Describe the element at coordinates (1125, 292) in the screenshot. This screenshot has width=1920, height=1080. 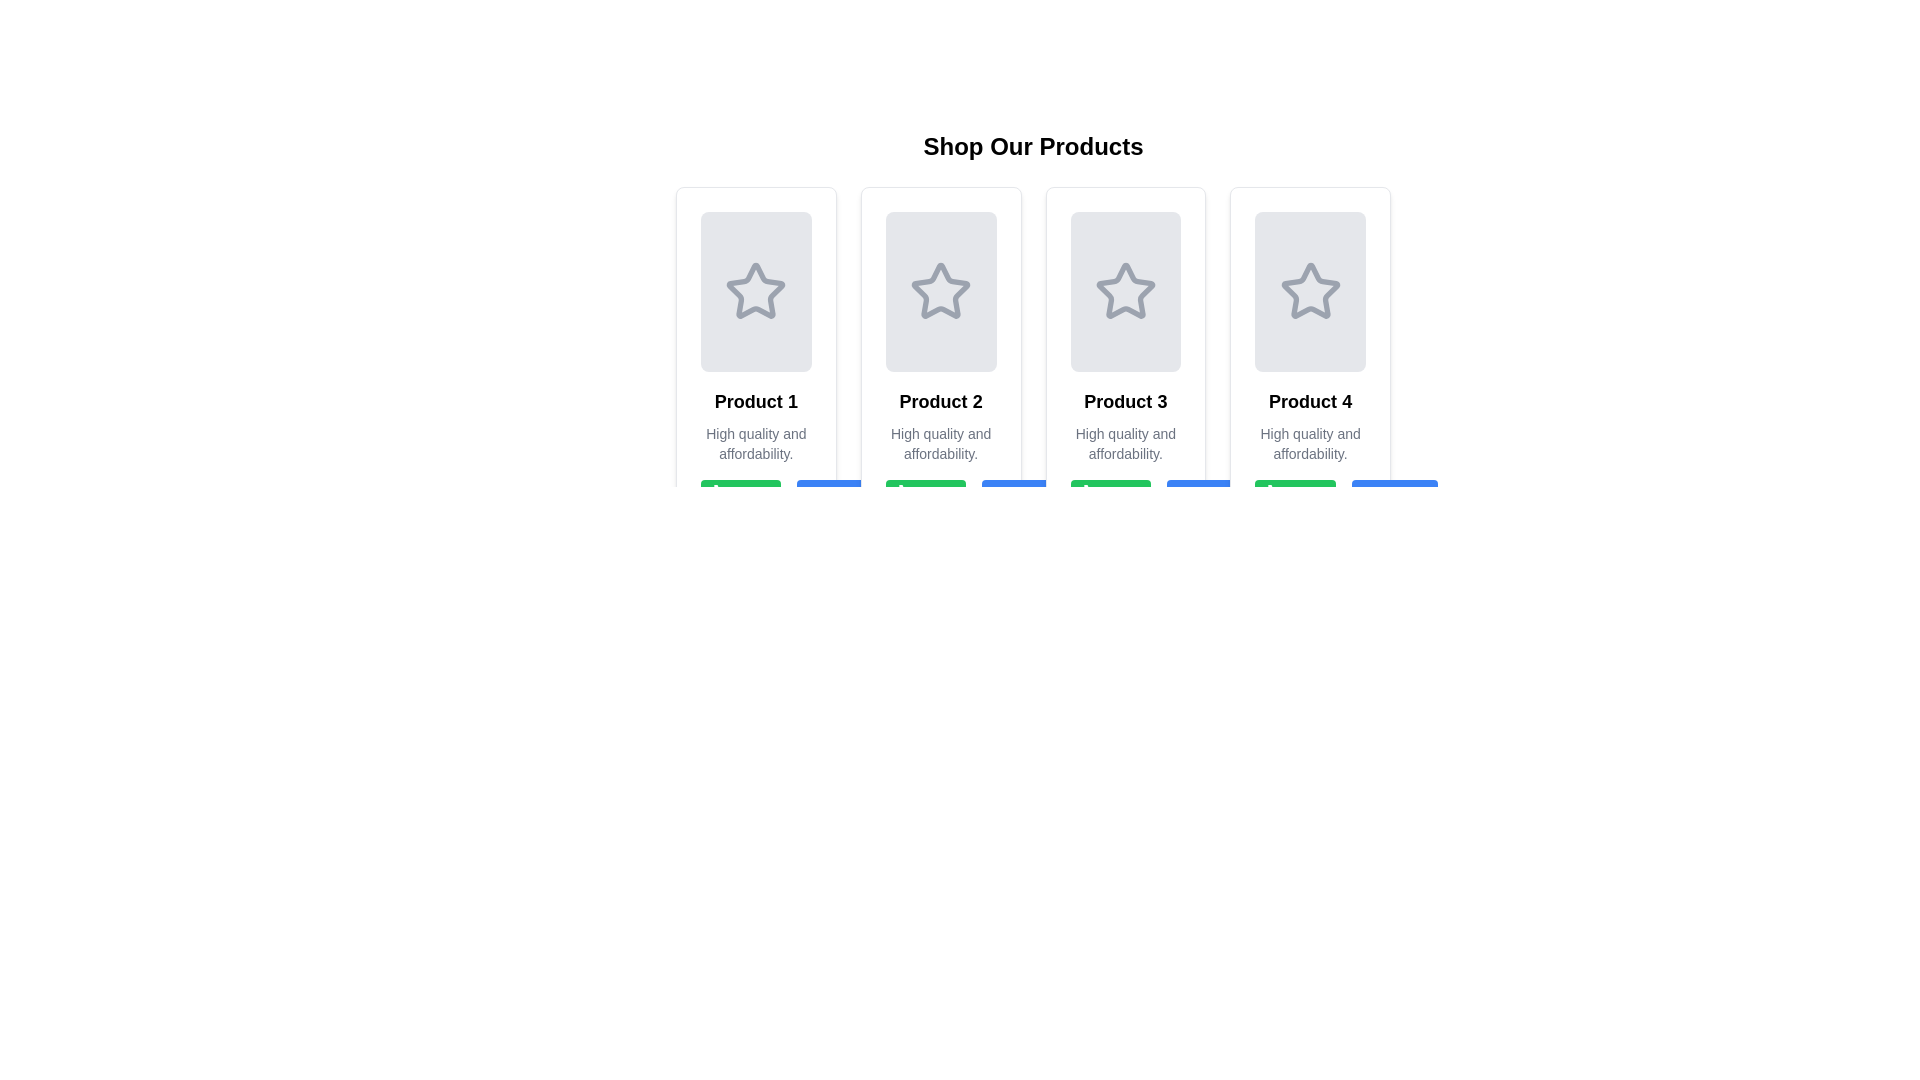
I see `the star icon with a hollow center and gray color, indicating an inactive state, located within the 'Product 3' card` at that location.